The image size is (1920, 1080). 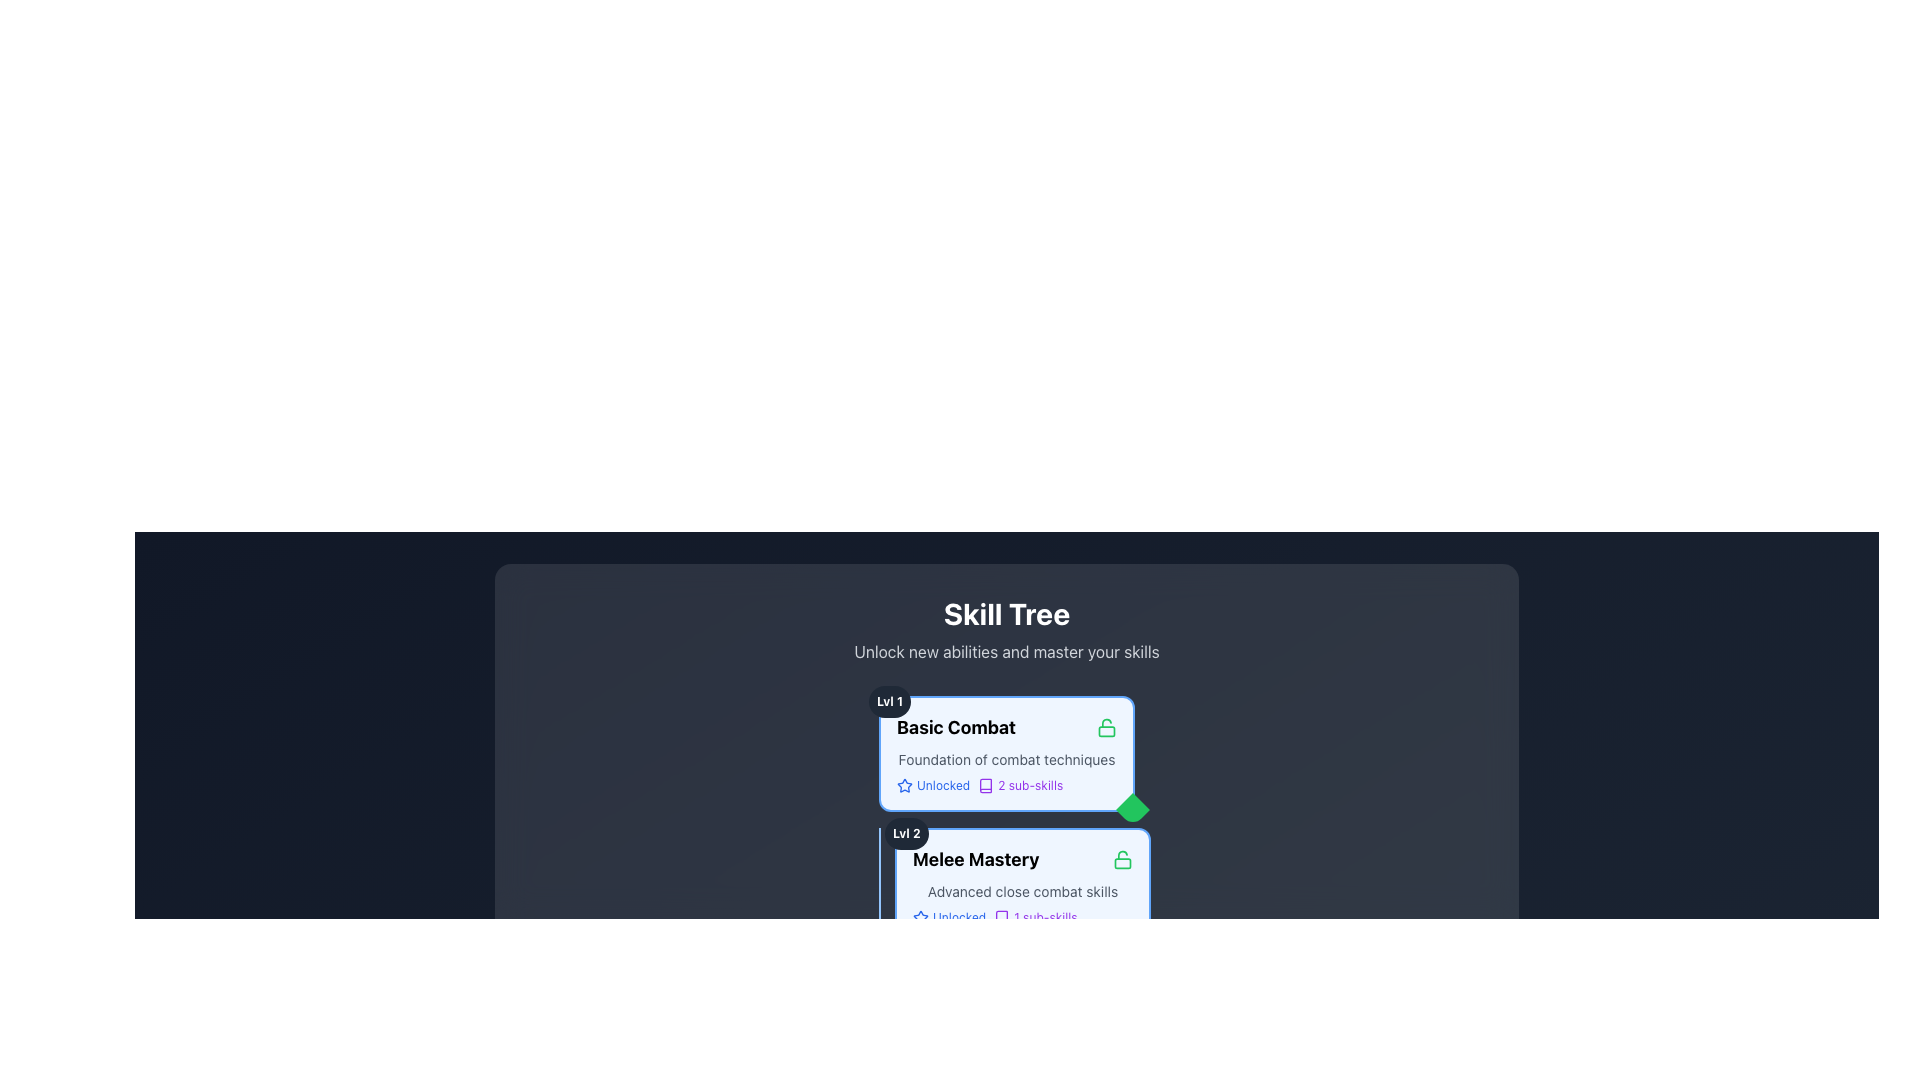 What do you see at coordinates (976, 859) in the screenshot?
I see `the 'Melee Mastery' text label, which is styled in bold font and located within the Level 2 skill card of the Skill Tree interface` at bounding box center [976, 859].